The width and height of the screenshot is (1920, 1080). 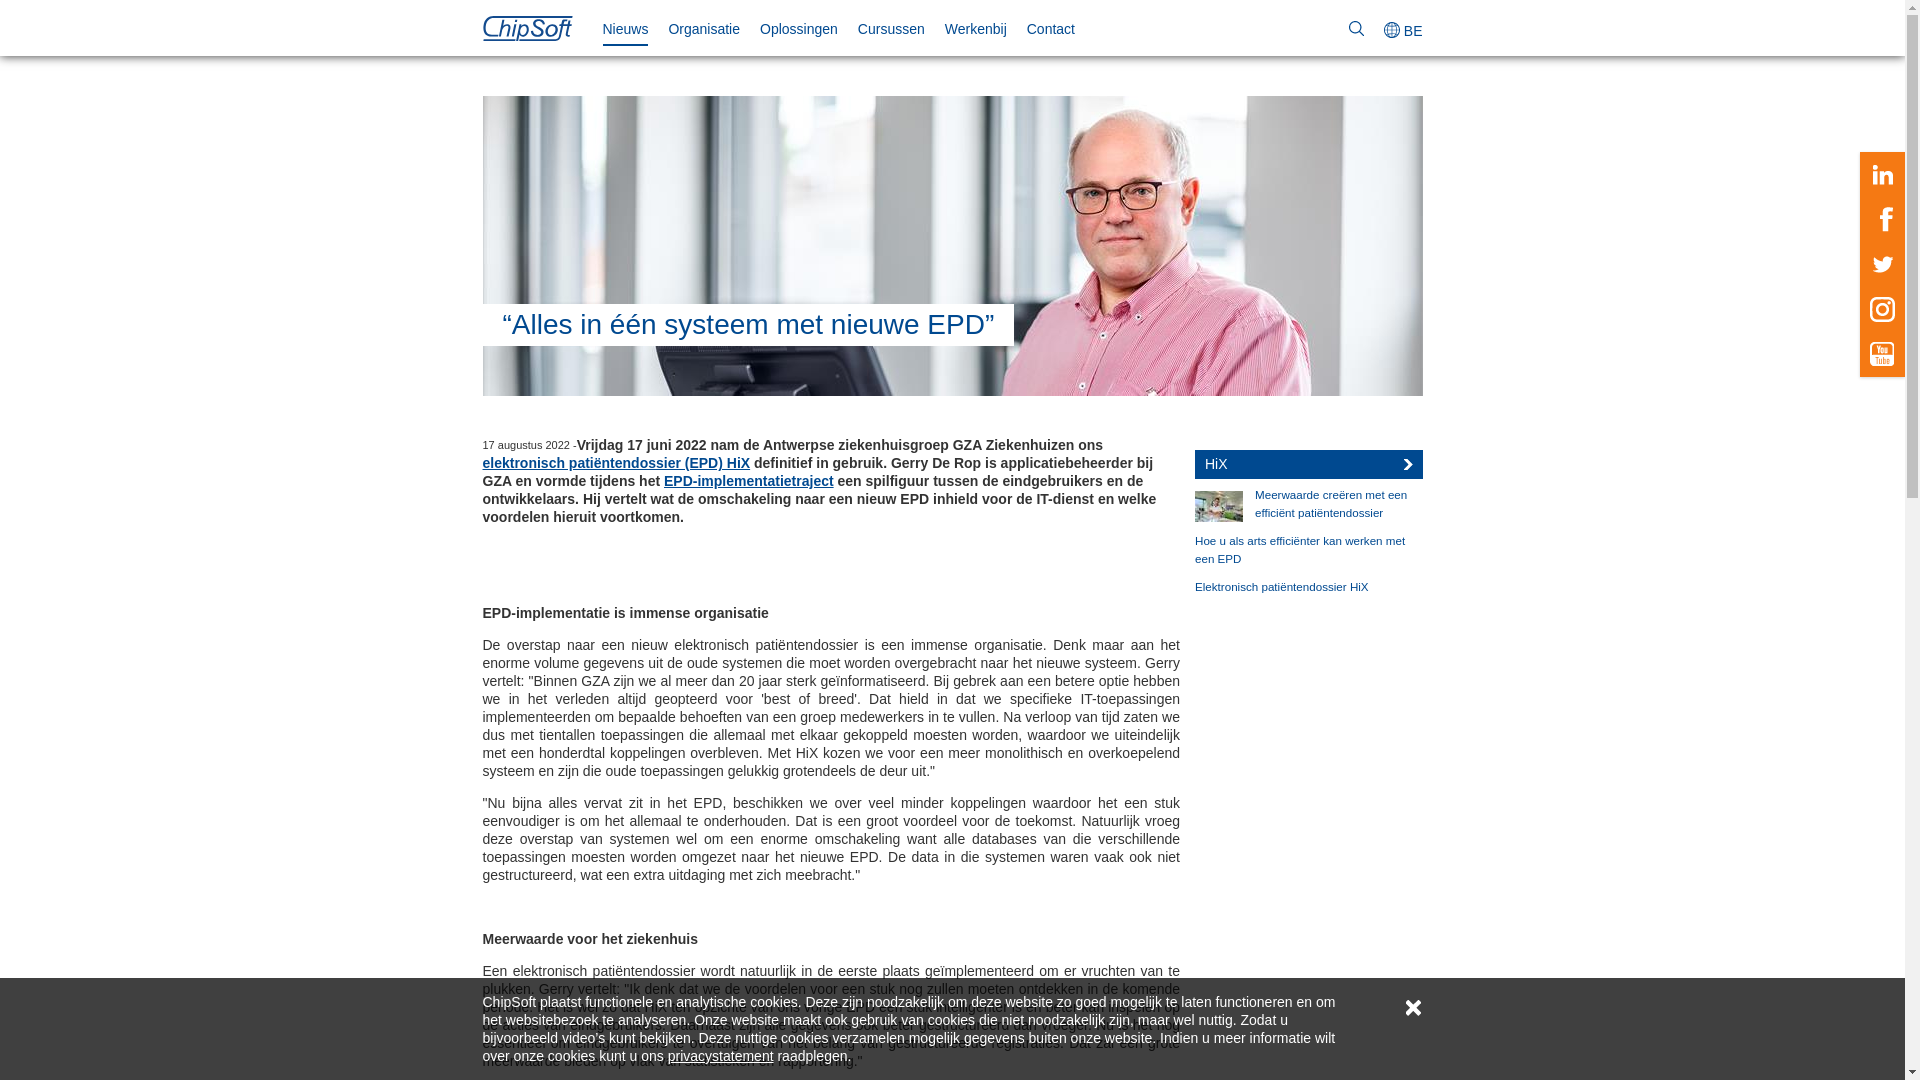 What do you see at coordinates (747, 481) in the screenshot?
I see `'EPD-implementatietraject'` at bounding box center [747, 481].